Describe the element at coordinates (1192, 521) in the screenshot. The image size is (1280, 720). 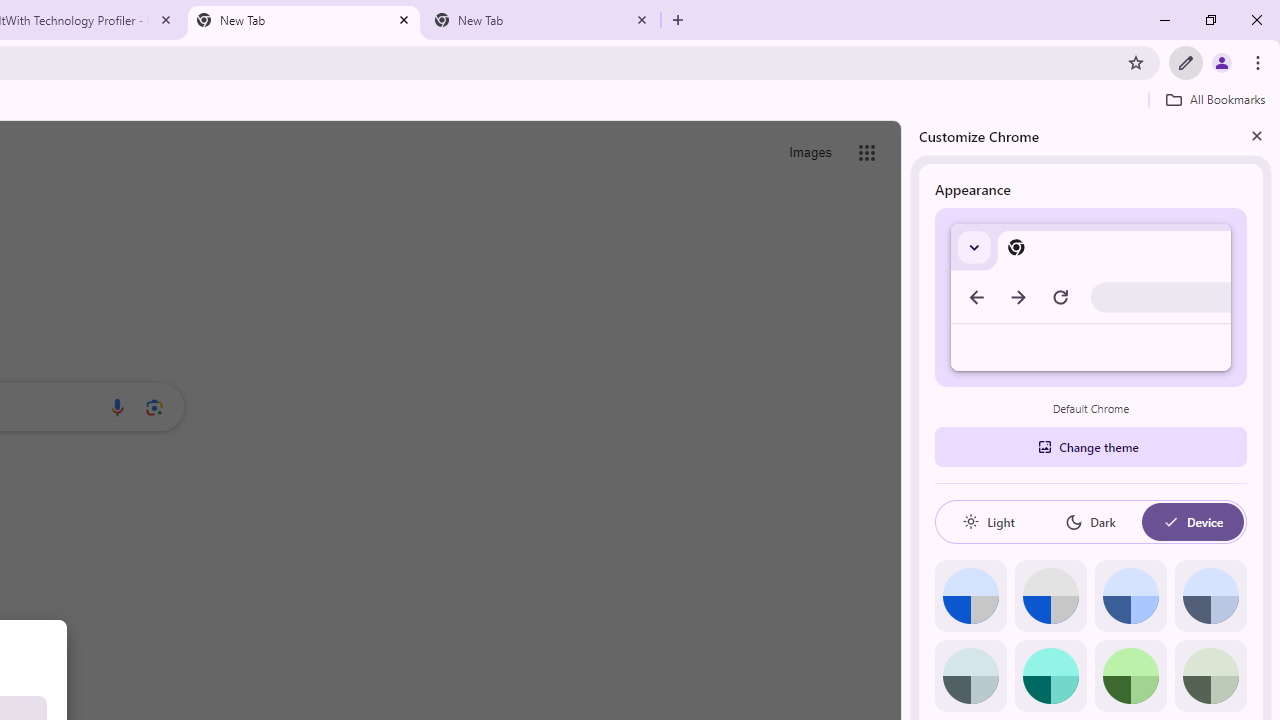
I see `'Device'` at that location.